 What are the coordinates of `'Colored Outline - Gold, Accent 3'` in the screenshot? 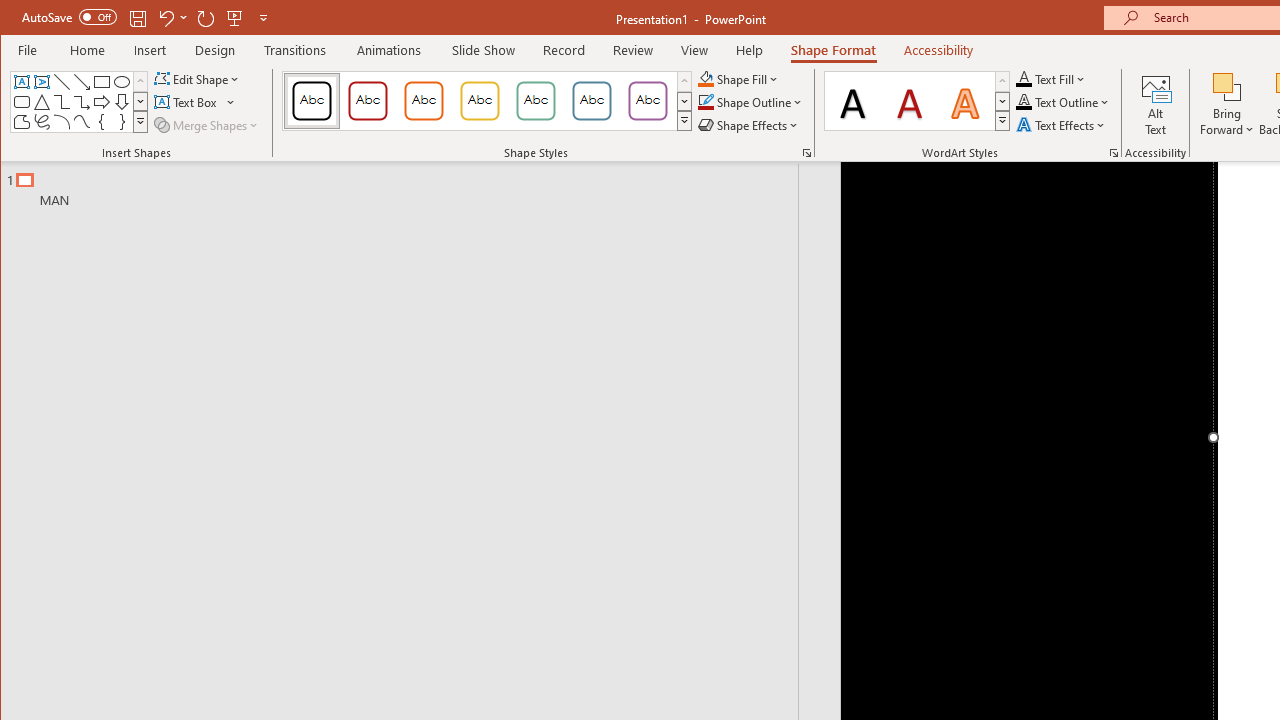 It's located at (480, 100).